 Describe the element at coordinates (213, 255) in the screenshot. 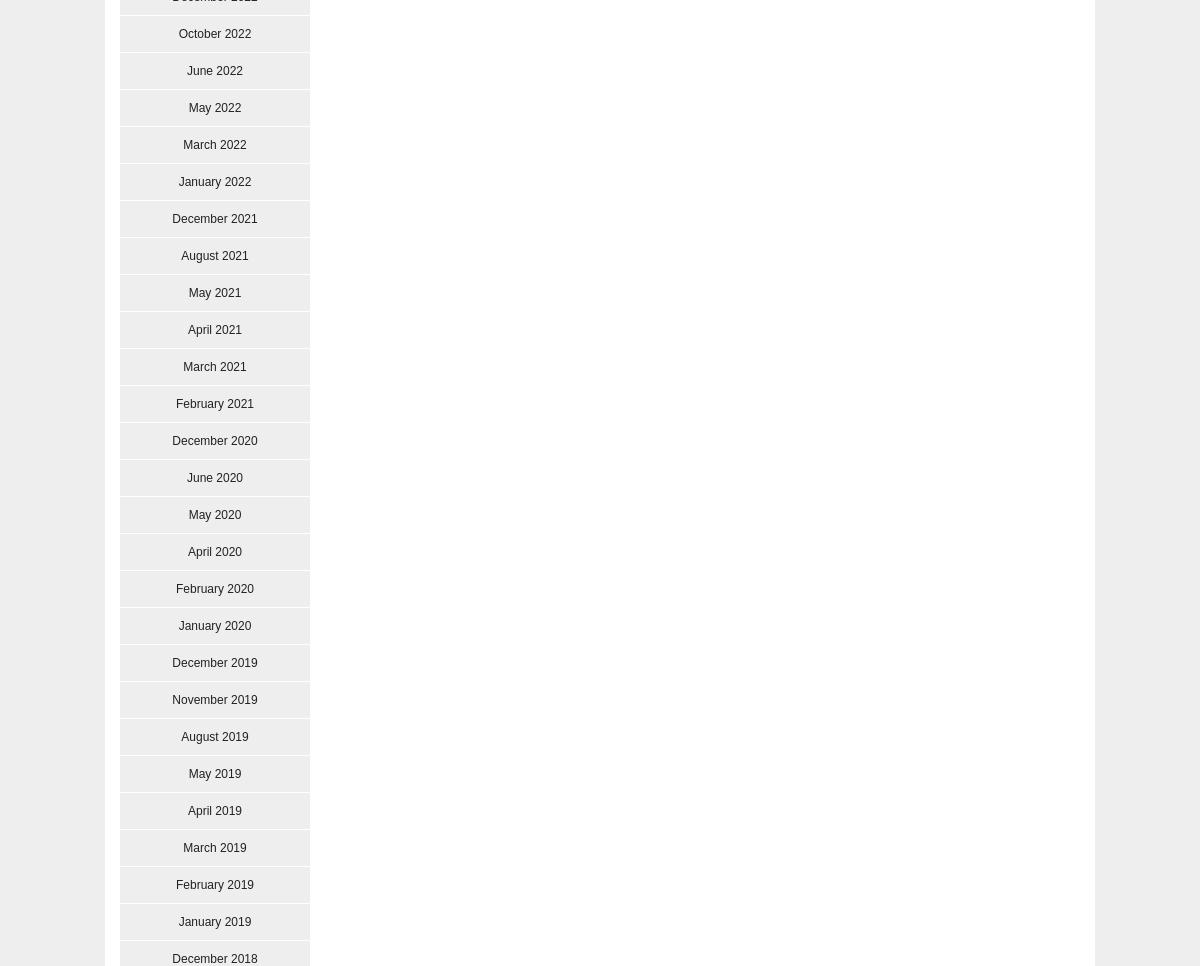

I see `'August 2021'` at that location.